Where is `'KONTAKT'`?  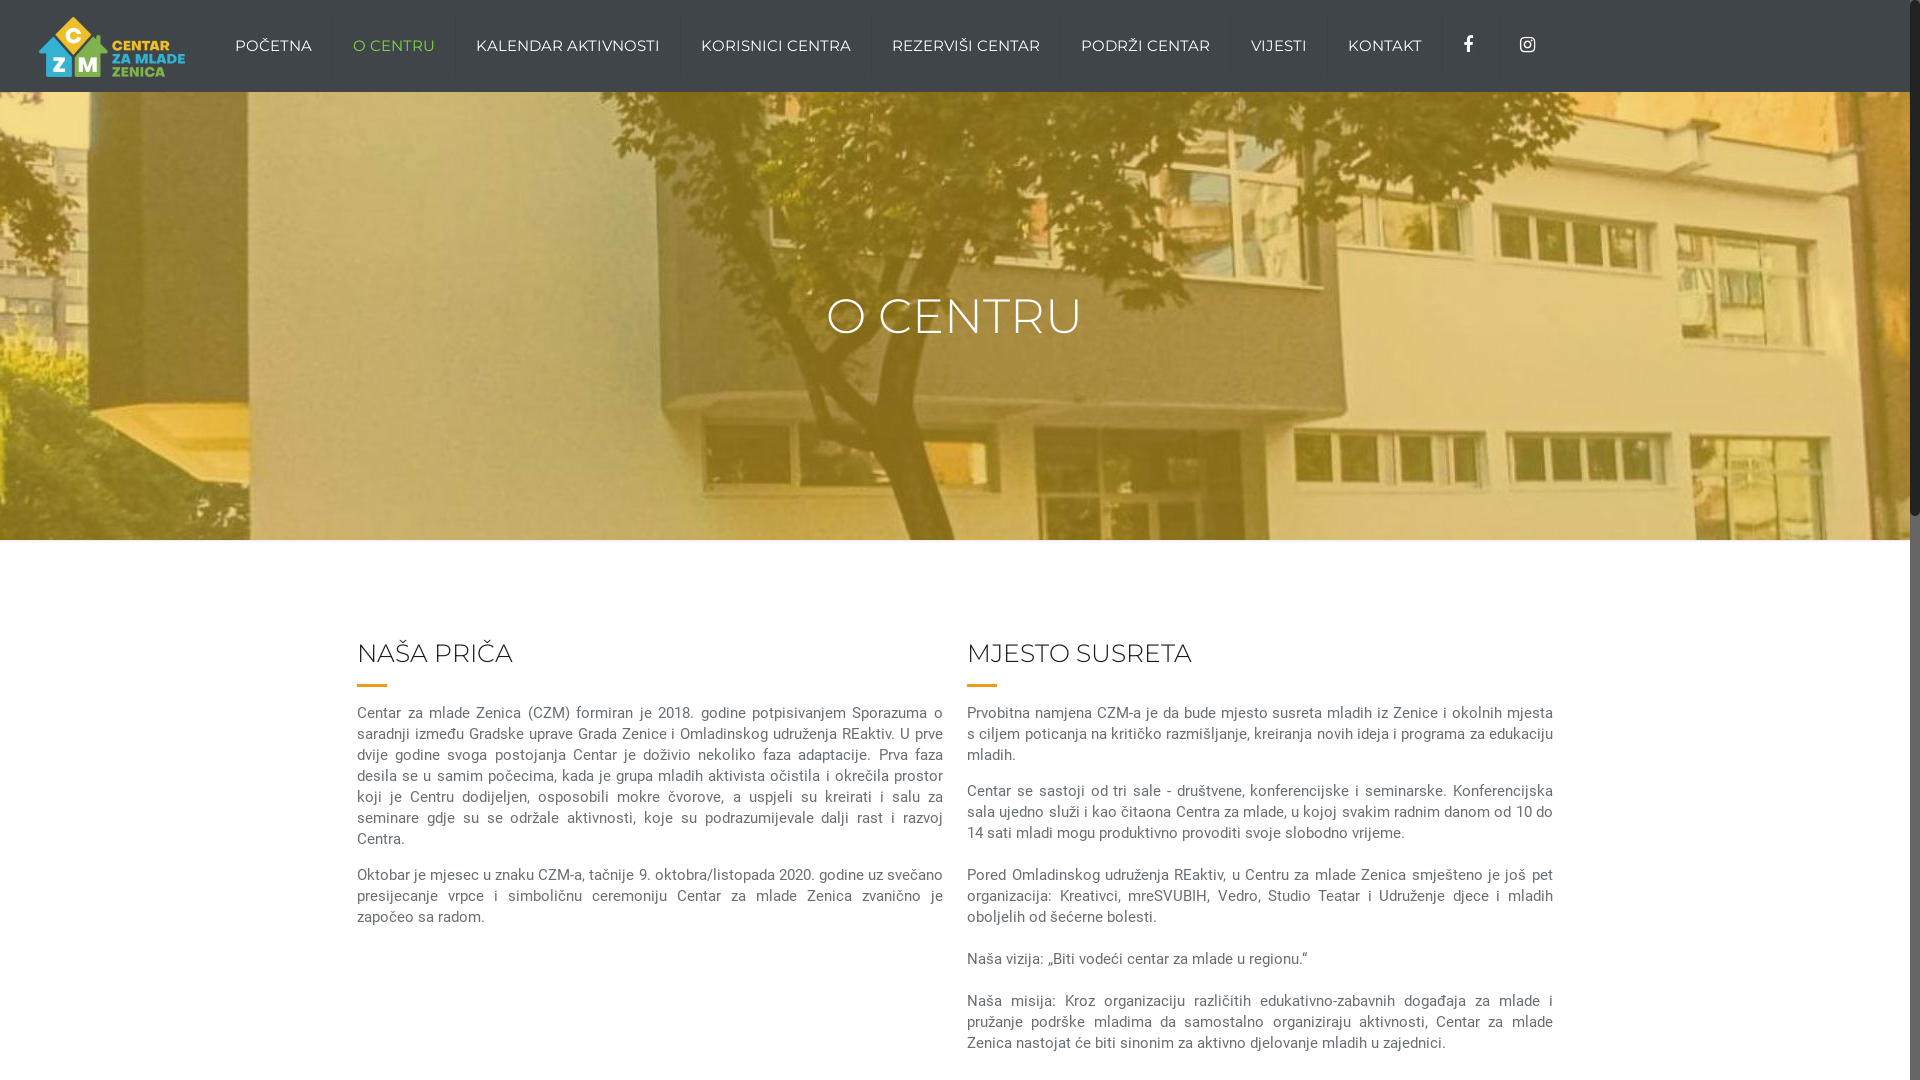
'KONTAKT' is located at coordinates (1384, 45).